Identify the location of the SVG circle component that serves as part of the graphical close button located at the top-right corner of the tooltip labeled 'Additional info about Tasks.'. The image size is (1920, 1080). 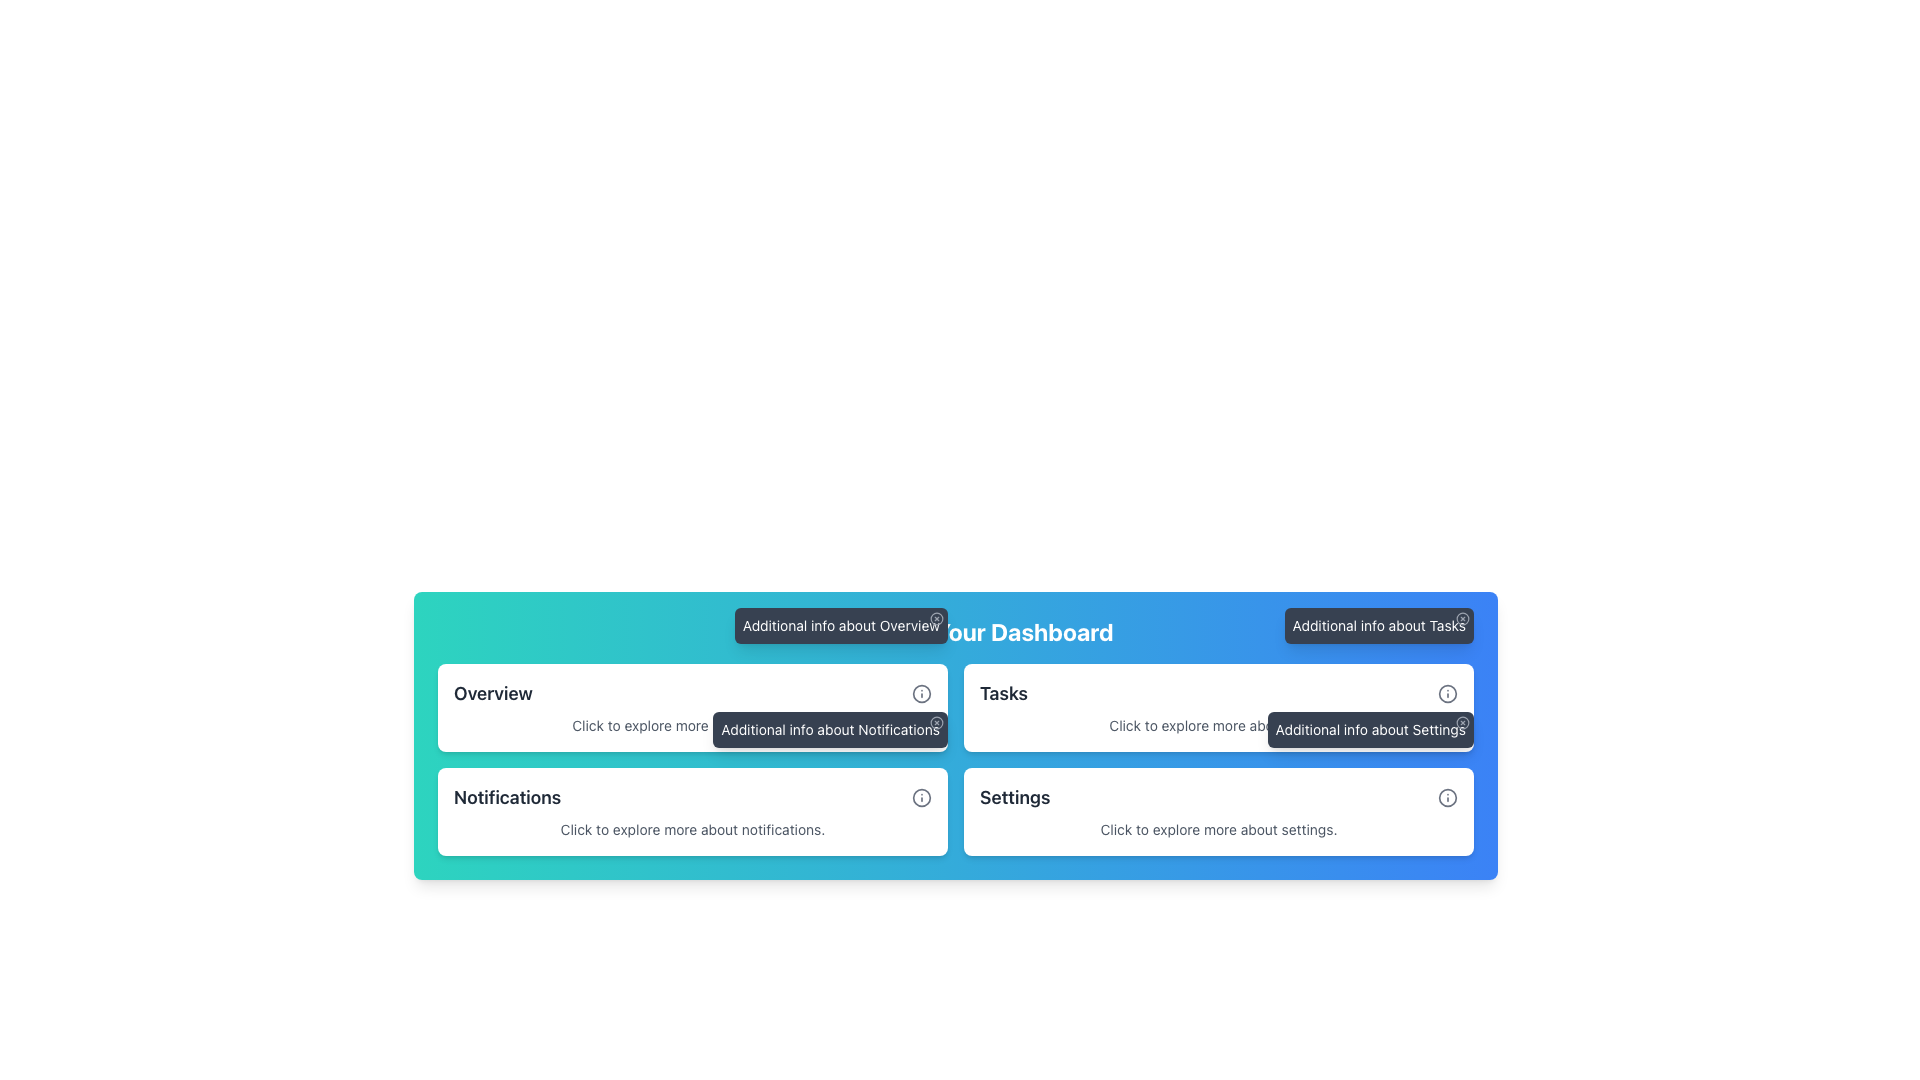
(1463, 617).